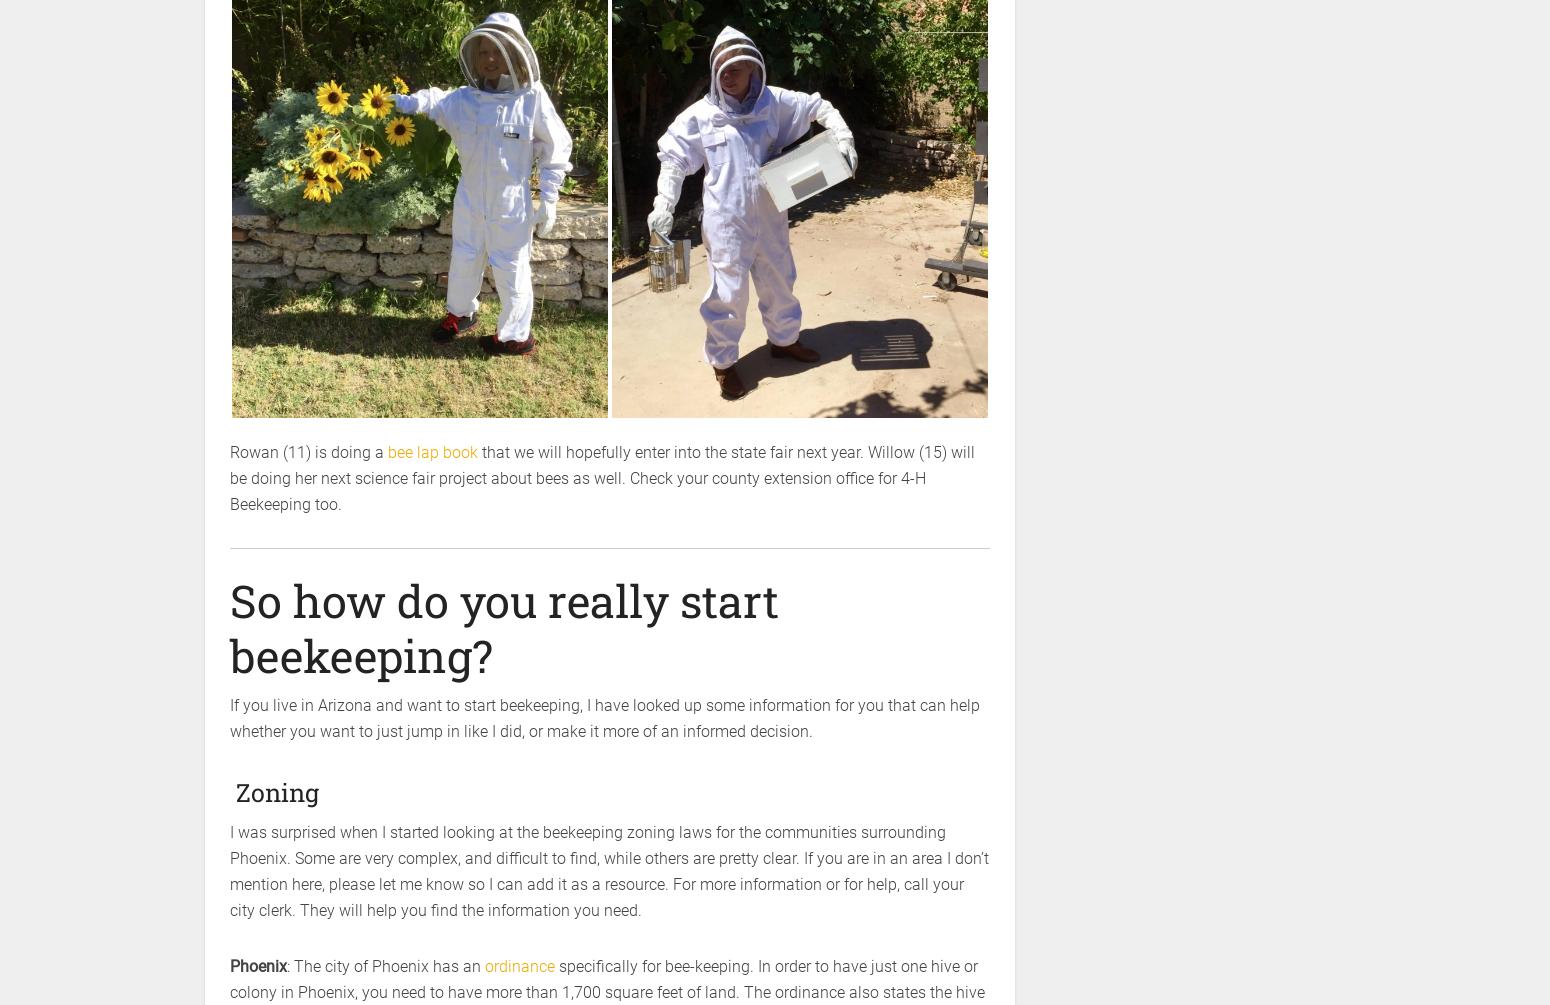 The width and height of the screenshot is (1550, 1005). I want to click on 'ordinance', so click(519, 965).